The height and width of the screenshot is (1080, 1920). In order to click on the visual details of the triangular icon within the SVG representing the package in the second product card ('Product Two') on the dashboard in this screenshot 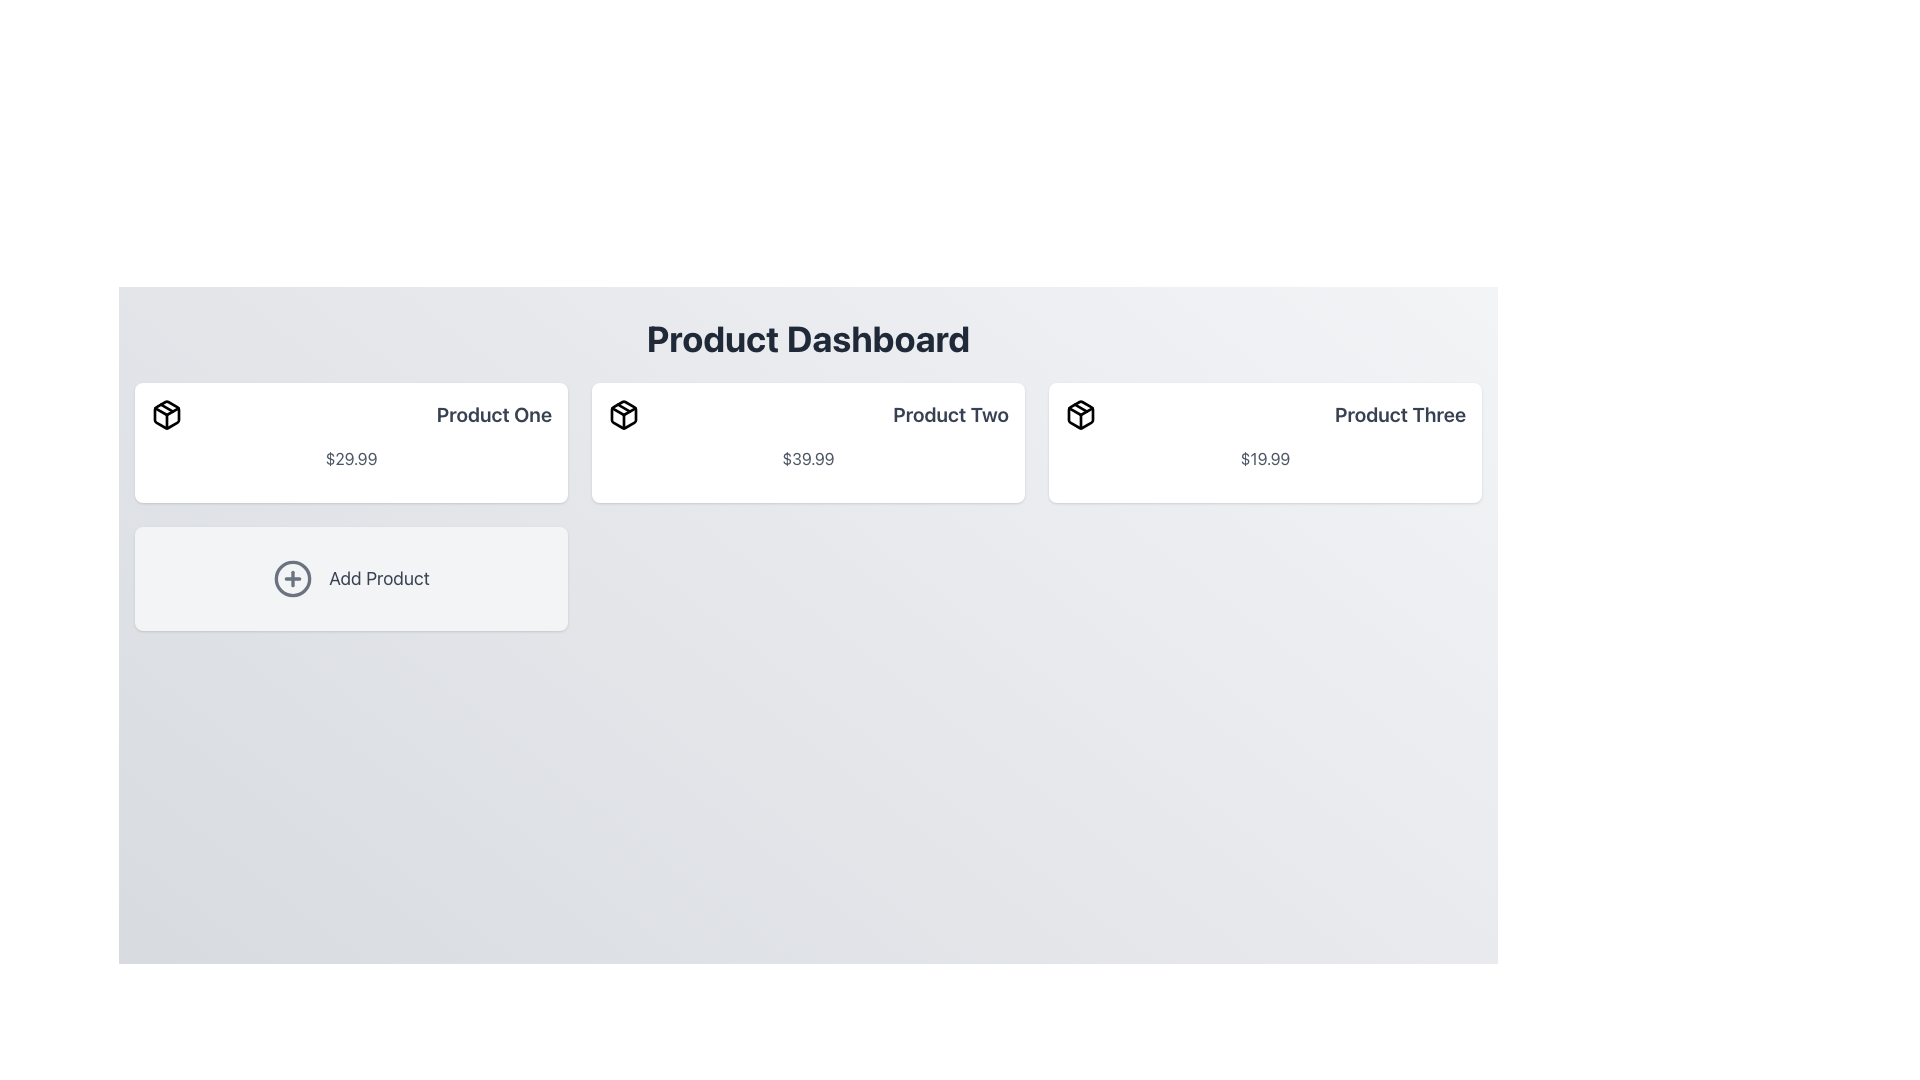, I will do `click(623, 410)`.